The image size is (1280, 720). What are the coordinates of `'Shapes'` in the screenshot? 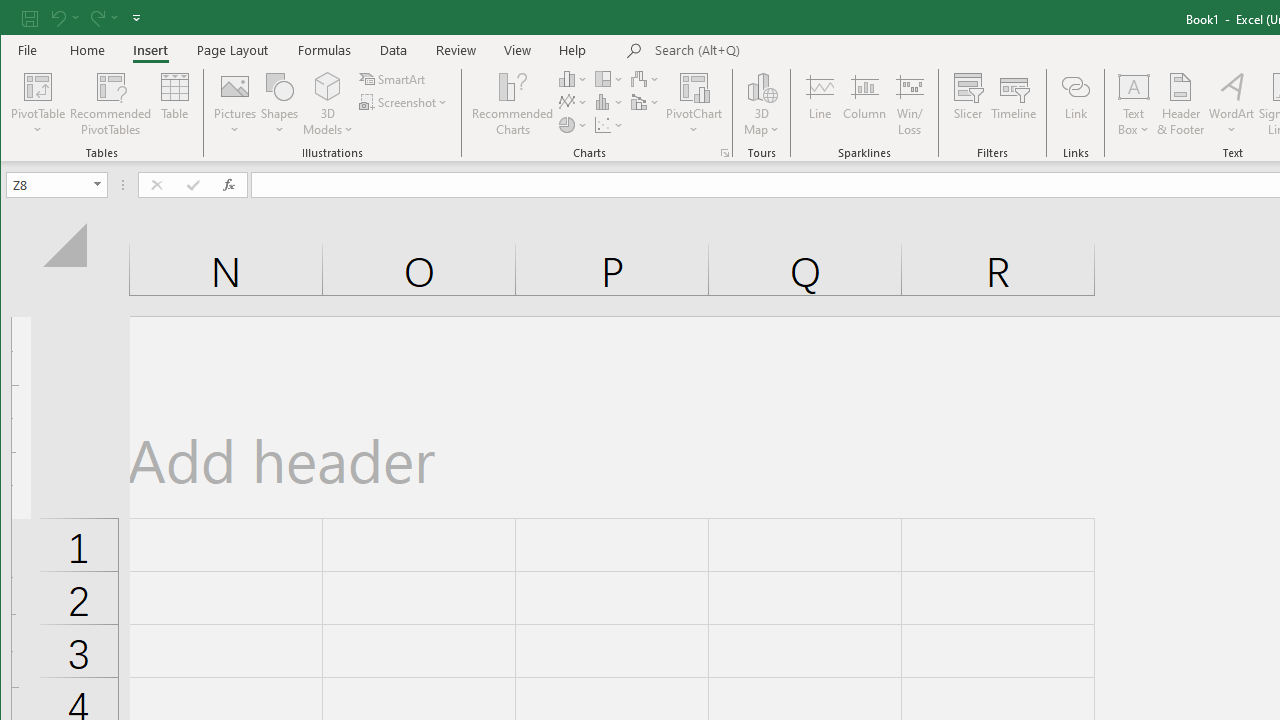 It's located at (278, 104).